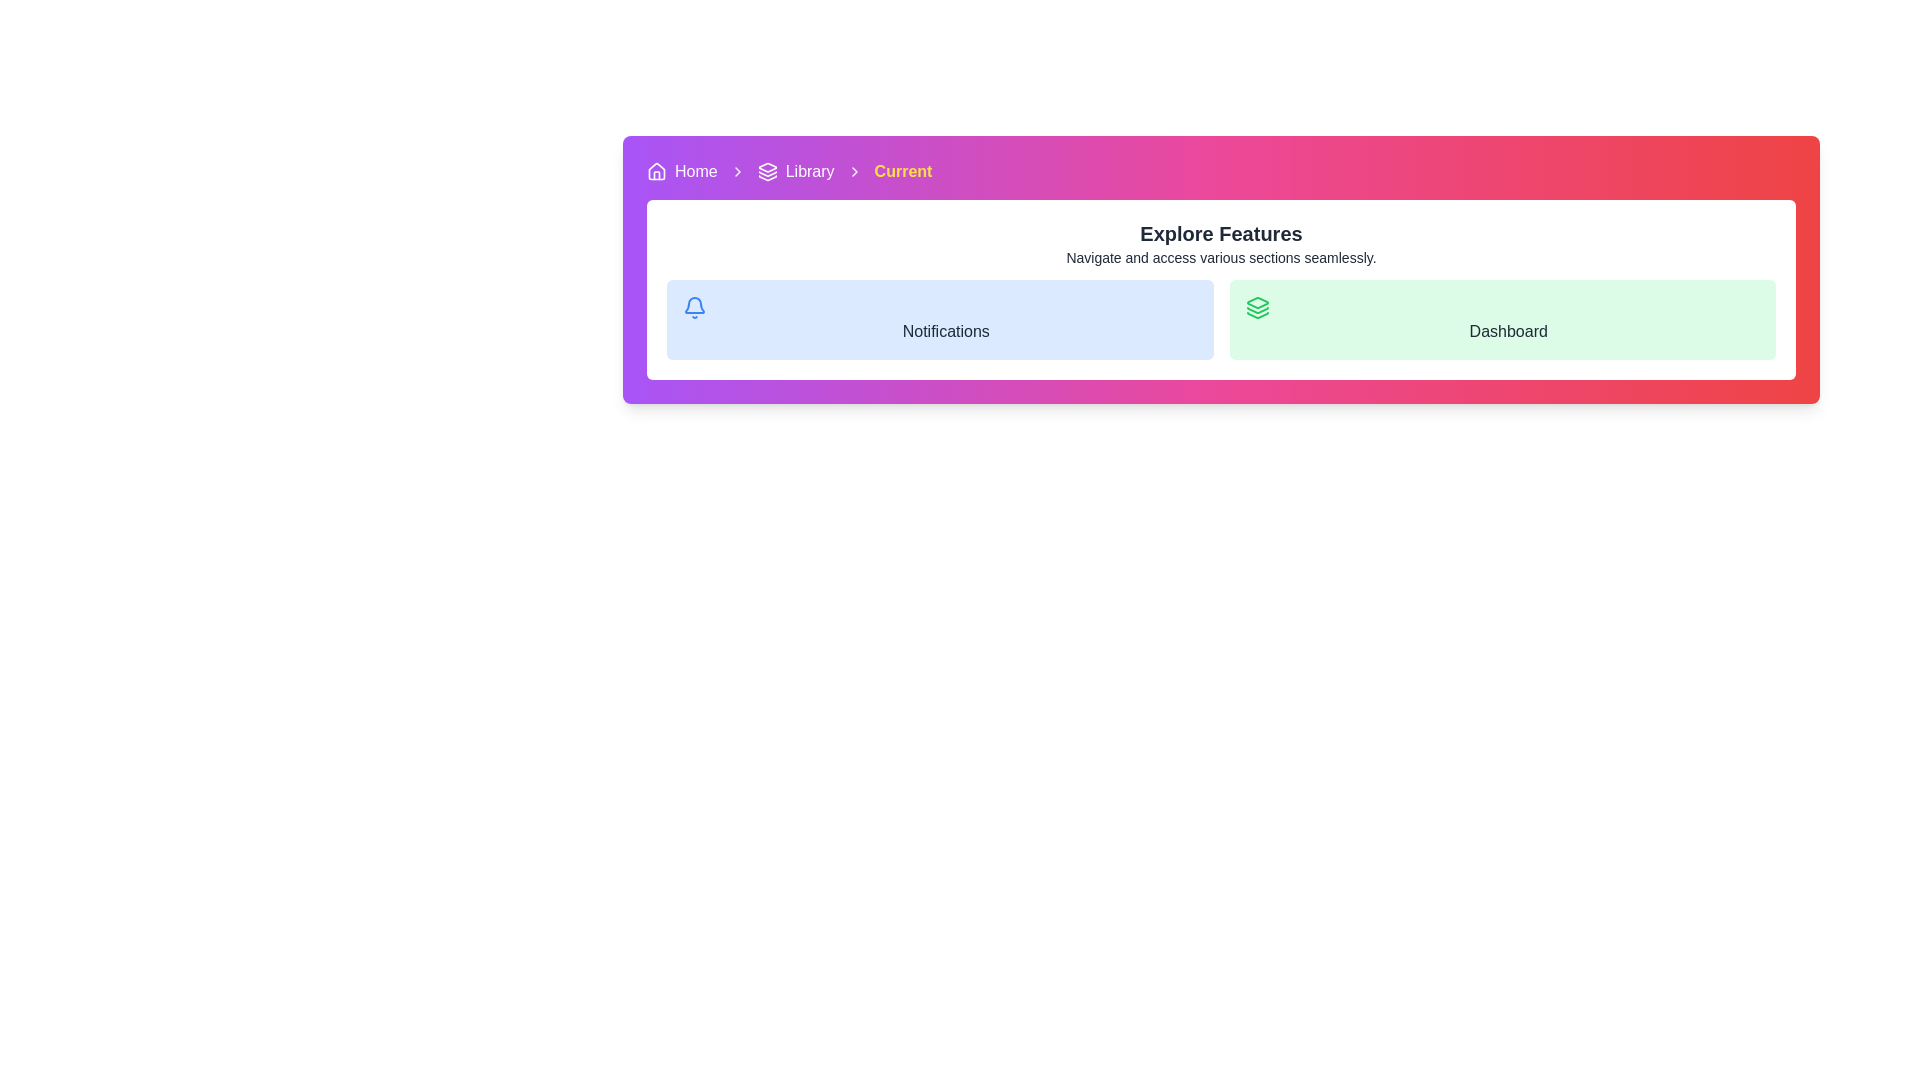  What do you see at coordinates (1256, 310) in the screenshot?
I see `the middle layer of the stacked icon within the Dashboard button located in the Explore Features section` at bounding box center [1256, 310].